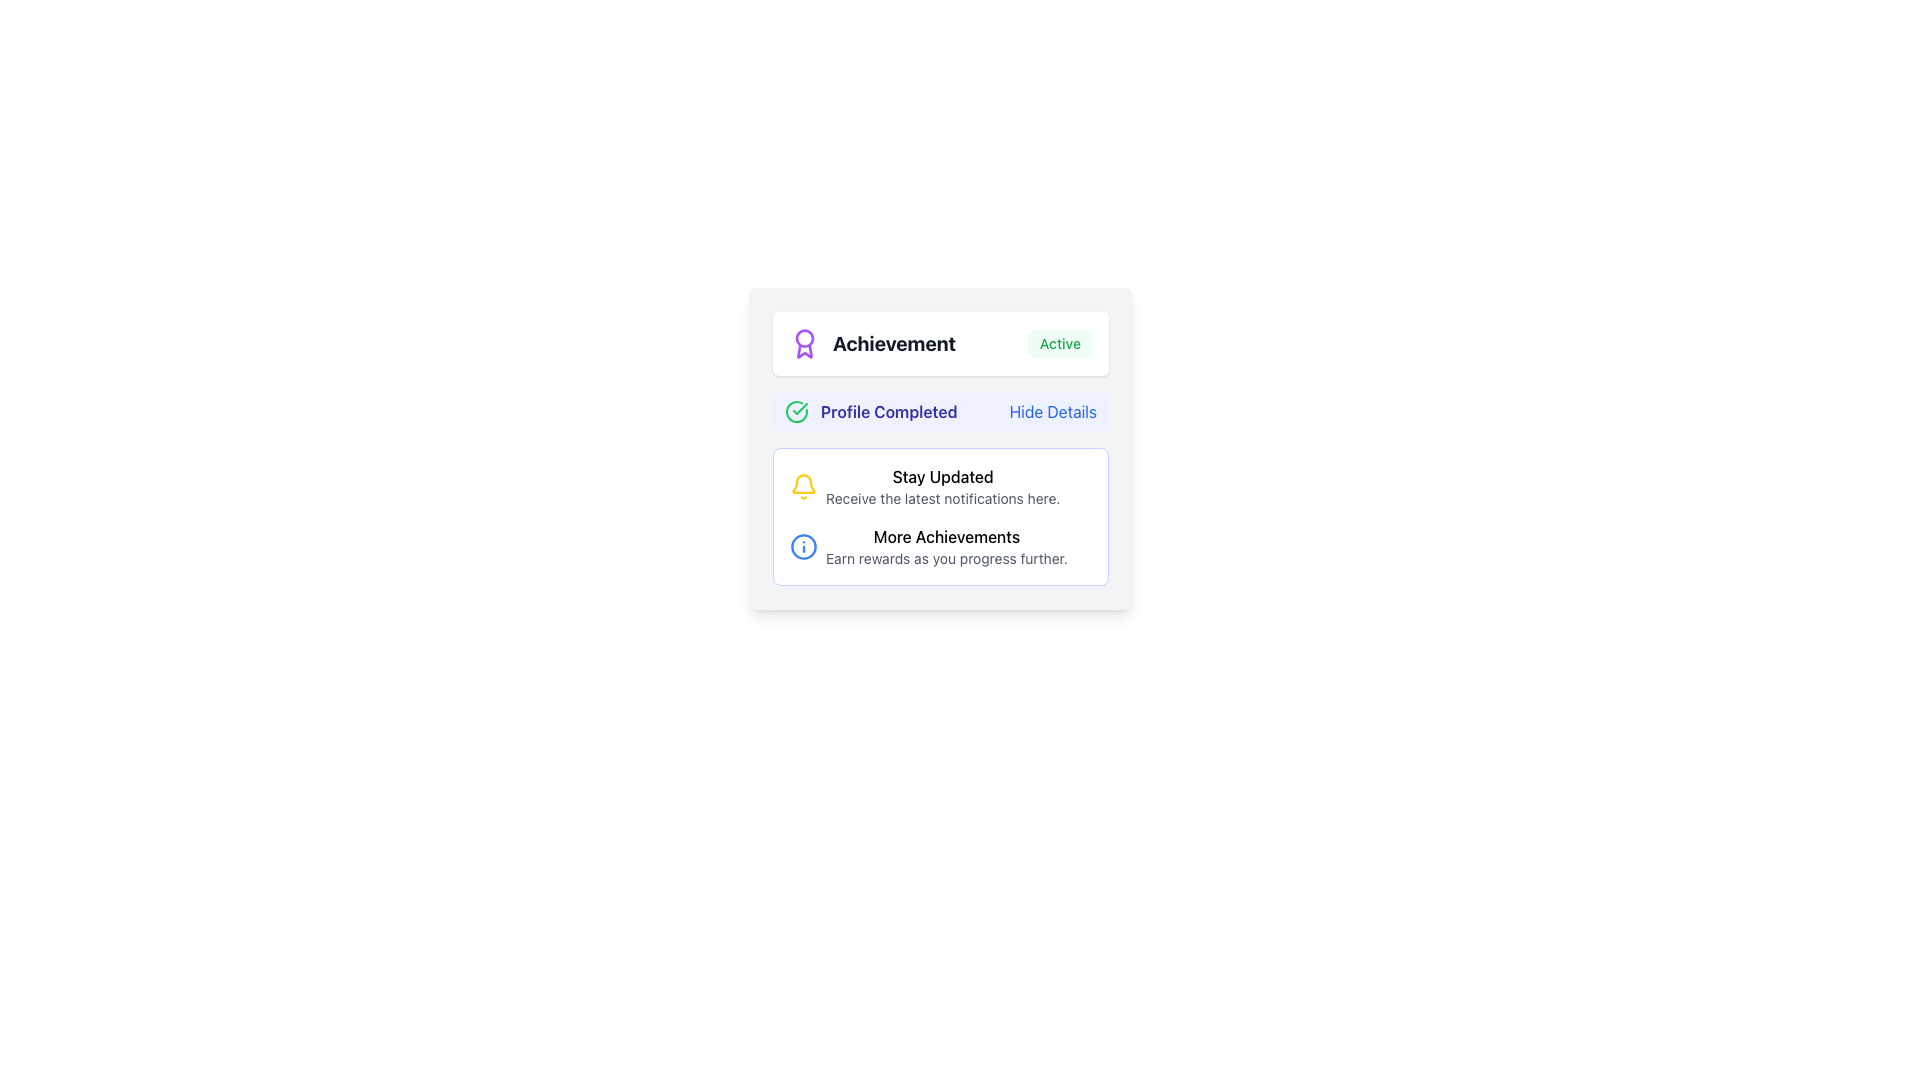 The image size is (1920, 1080). Describe the element at coordinates (795, 411) in the screenshot. I see `the circular green icon with a checkmark that indicates profile completion, located next to the text 'Profile Completed'` at that location.